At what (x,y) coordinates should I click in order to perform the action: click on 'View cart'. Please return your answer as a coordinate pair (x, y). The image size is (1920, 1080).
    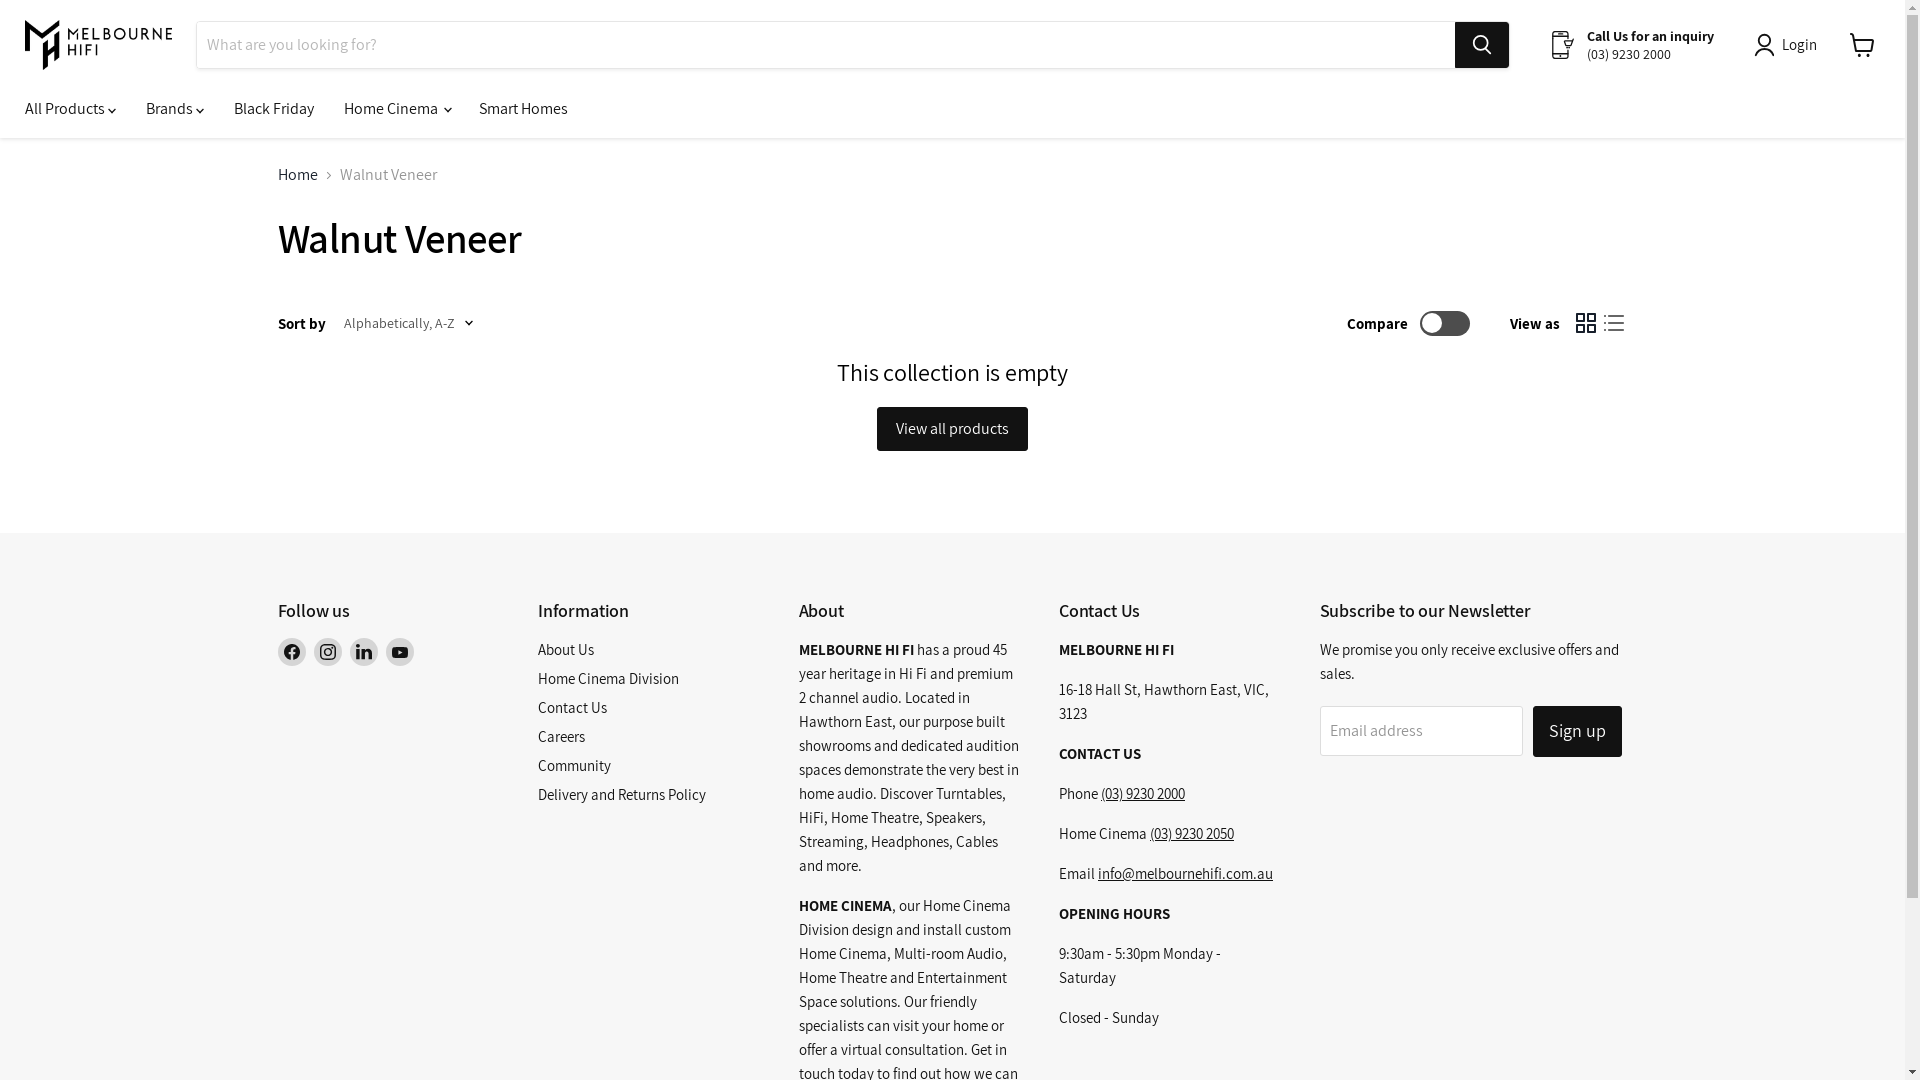
    Looking at the image, I should click on (1861, 45).